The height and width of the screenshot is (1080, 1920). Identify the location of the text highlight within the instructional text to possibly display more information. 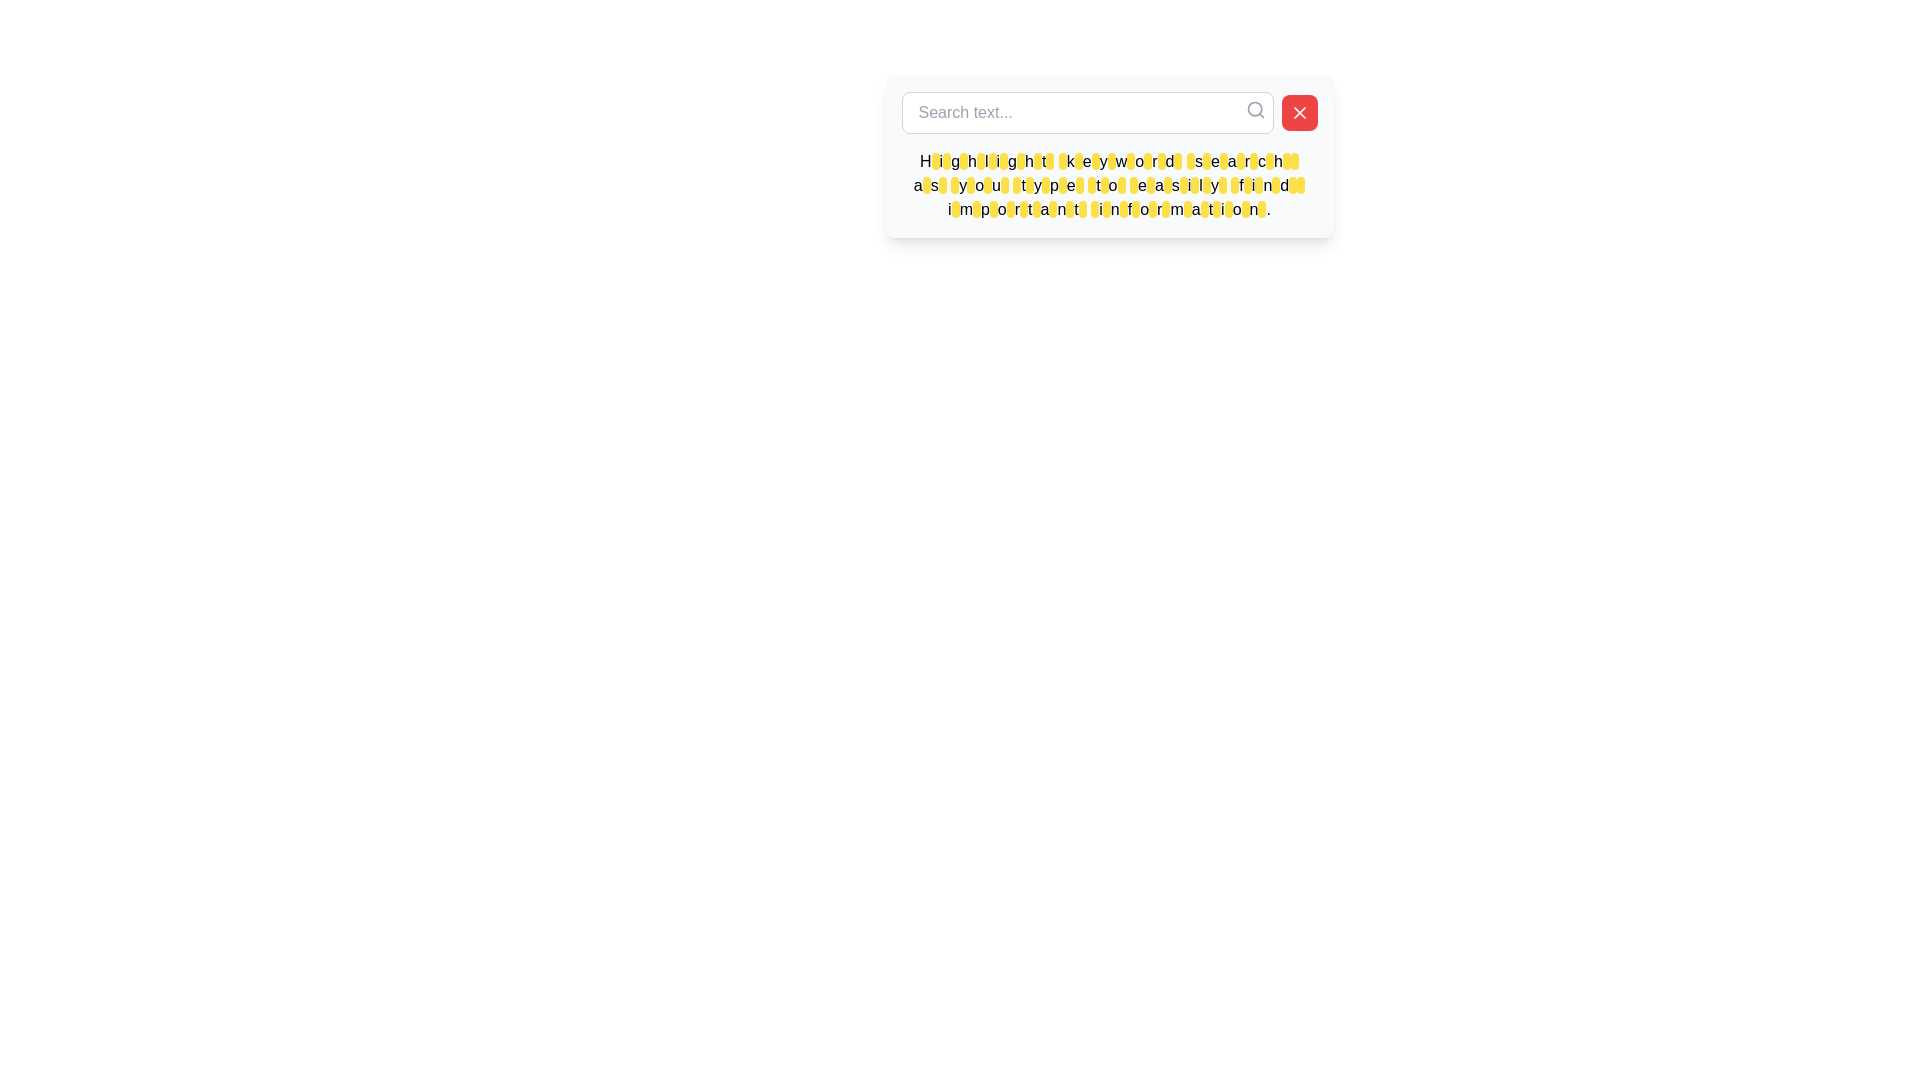
(1153, 209).